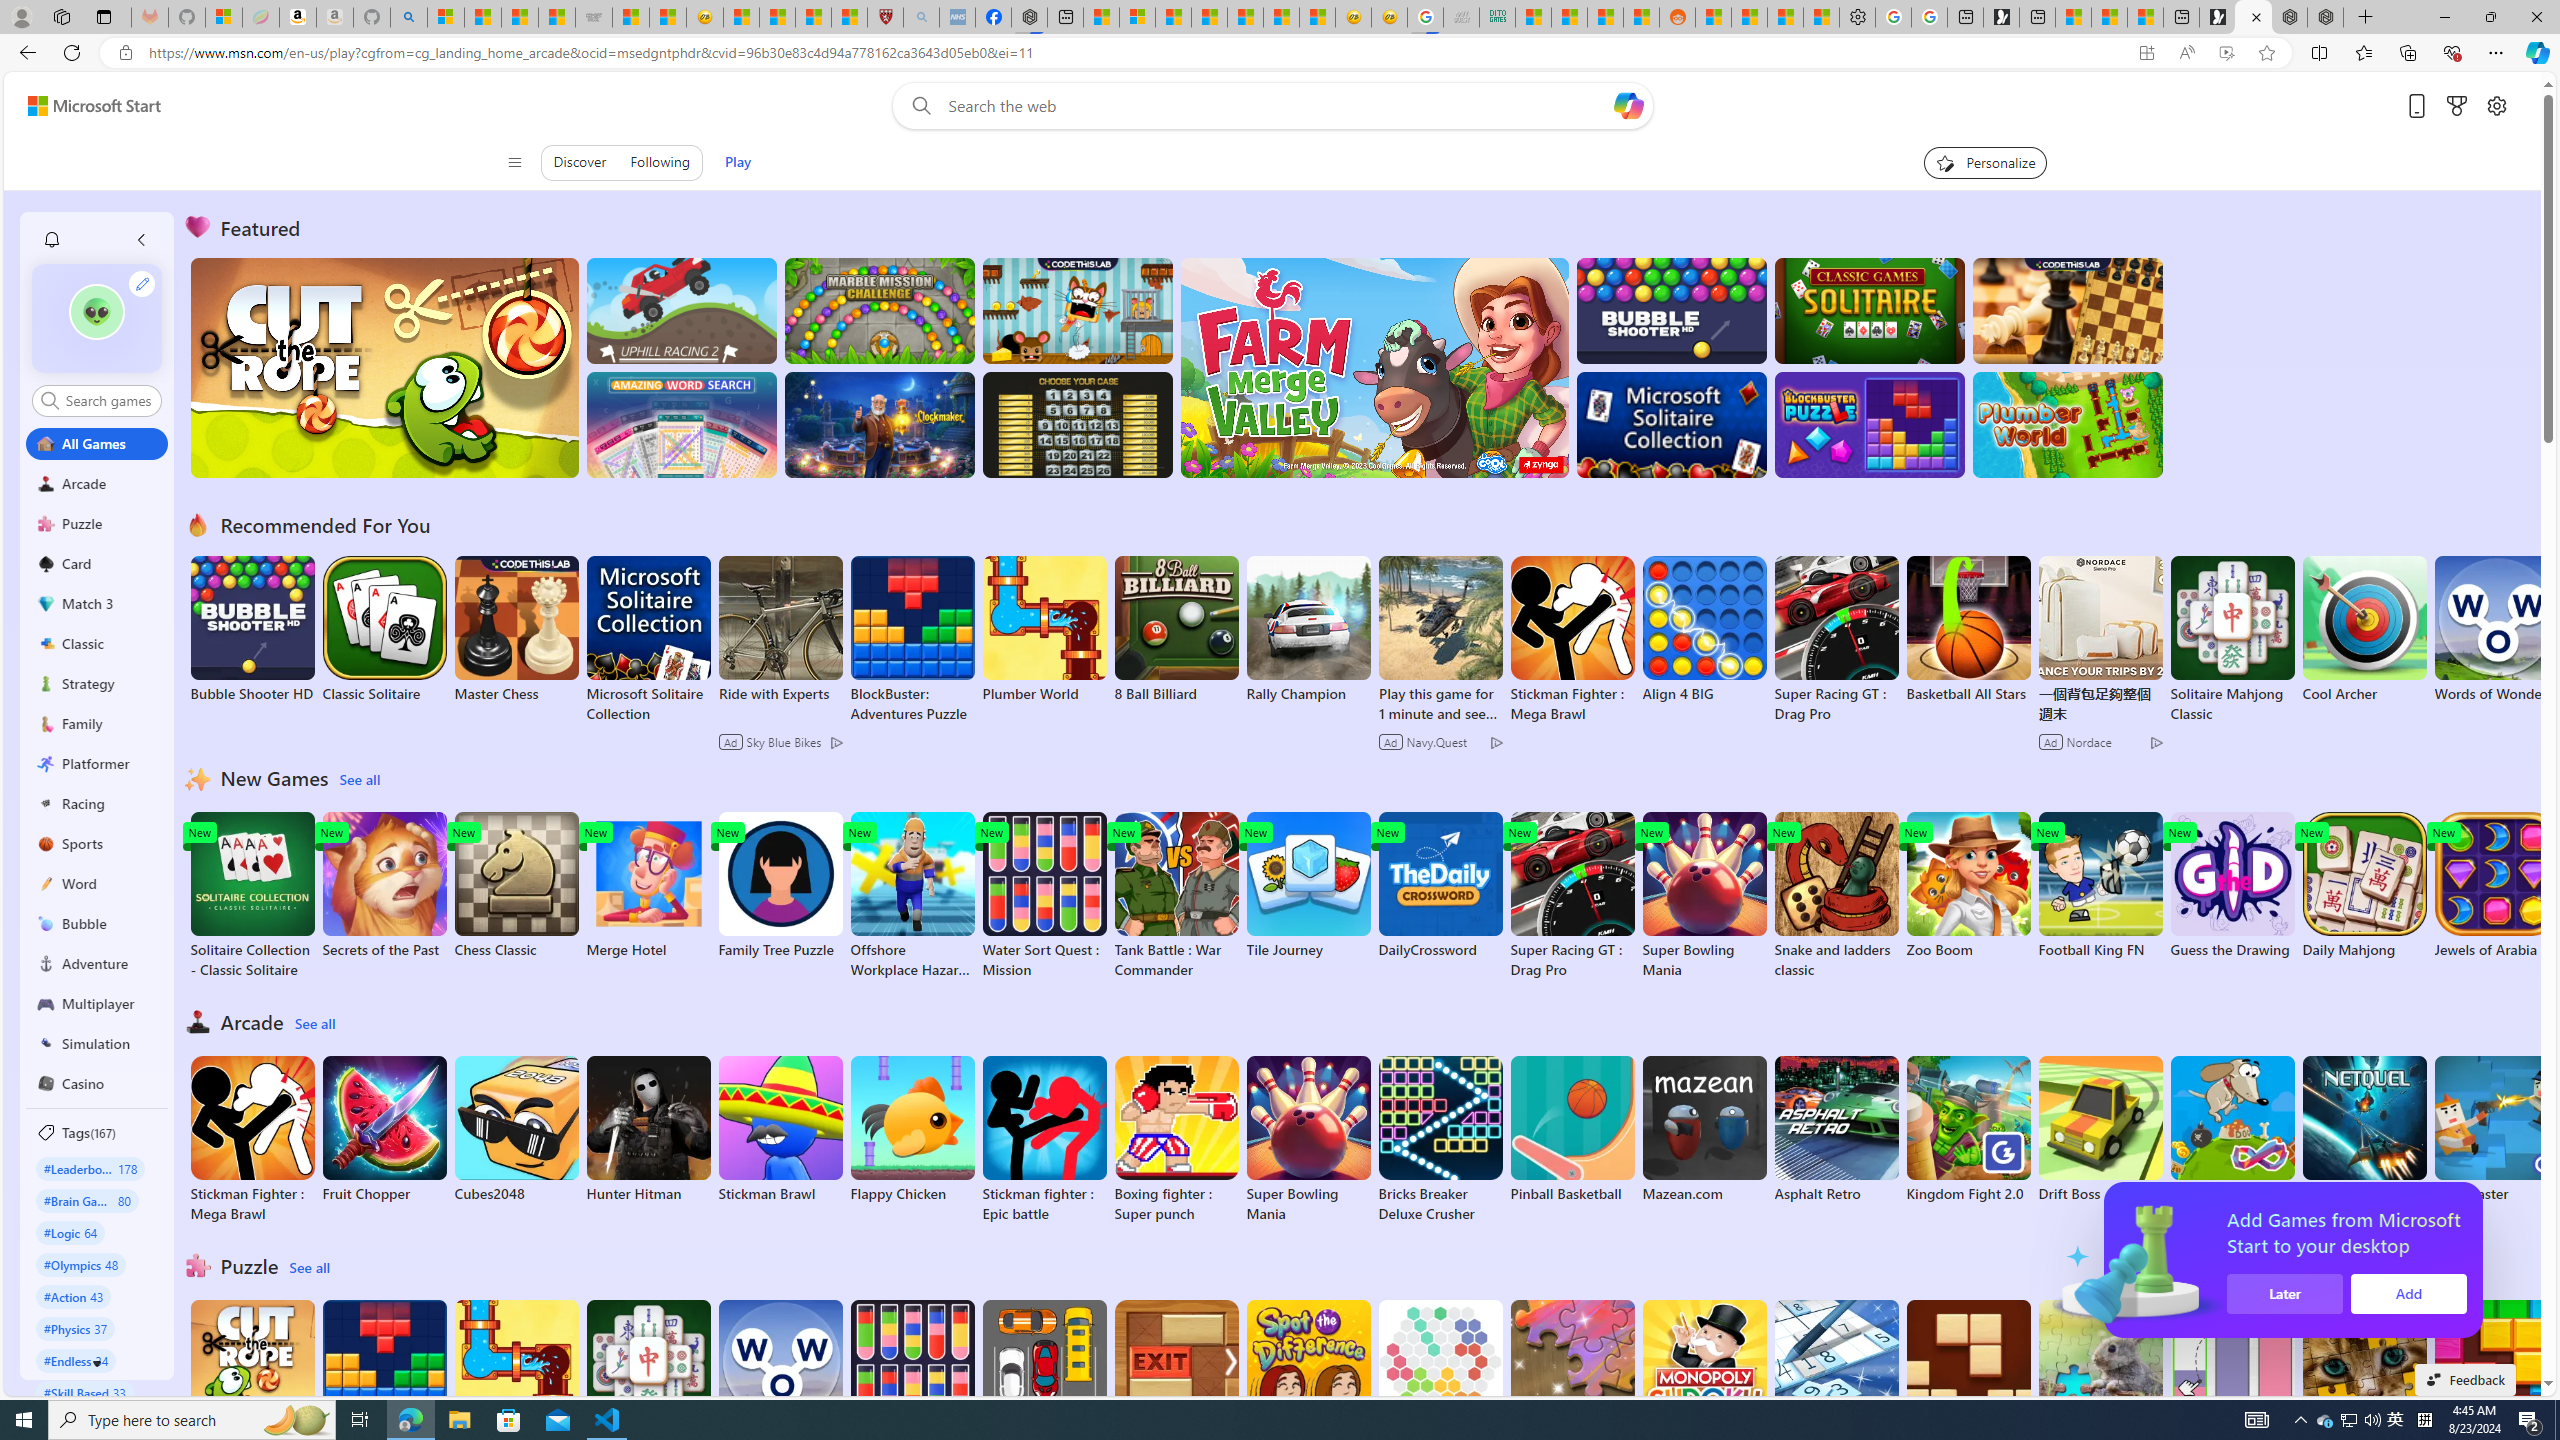 This screenshot has height=1440, width=2560. What do you see at coordinates (2364, 885) in the screenshot?
I see `'Daily Mahjong'` at bounding box center [2364, 885].